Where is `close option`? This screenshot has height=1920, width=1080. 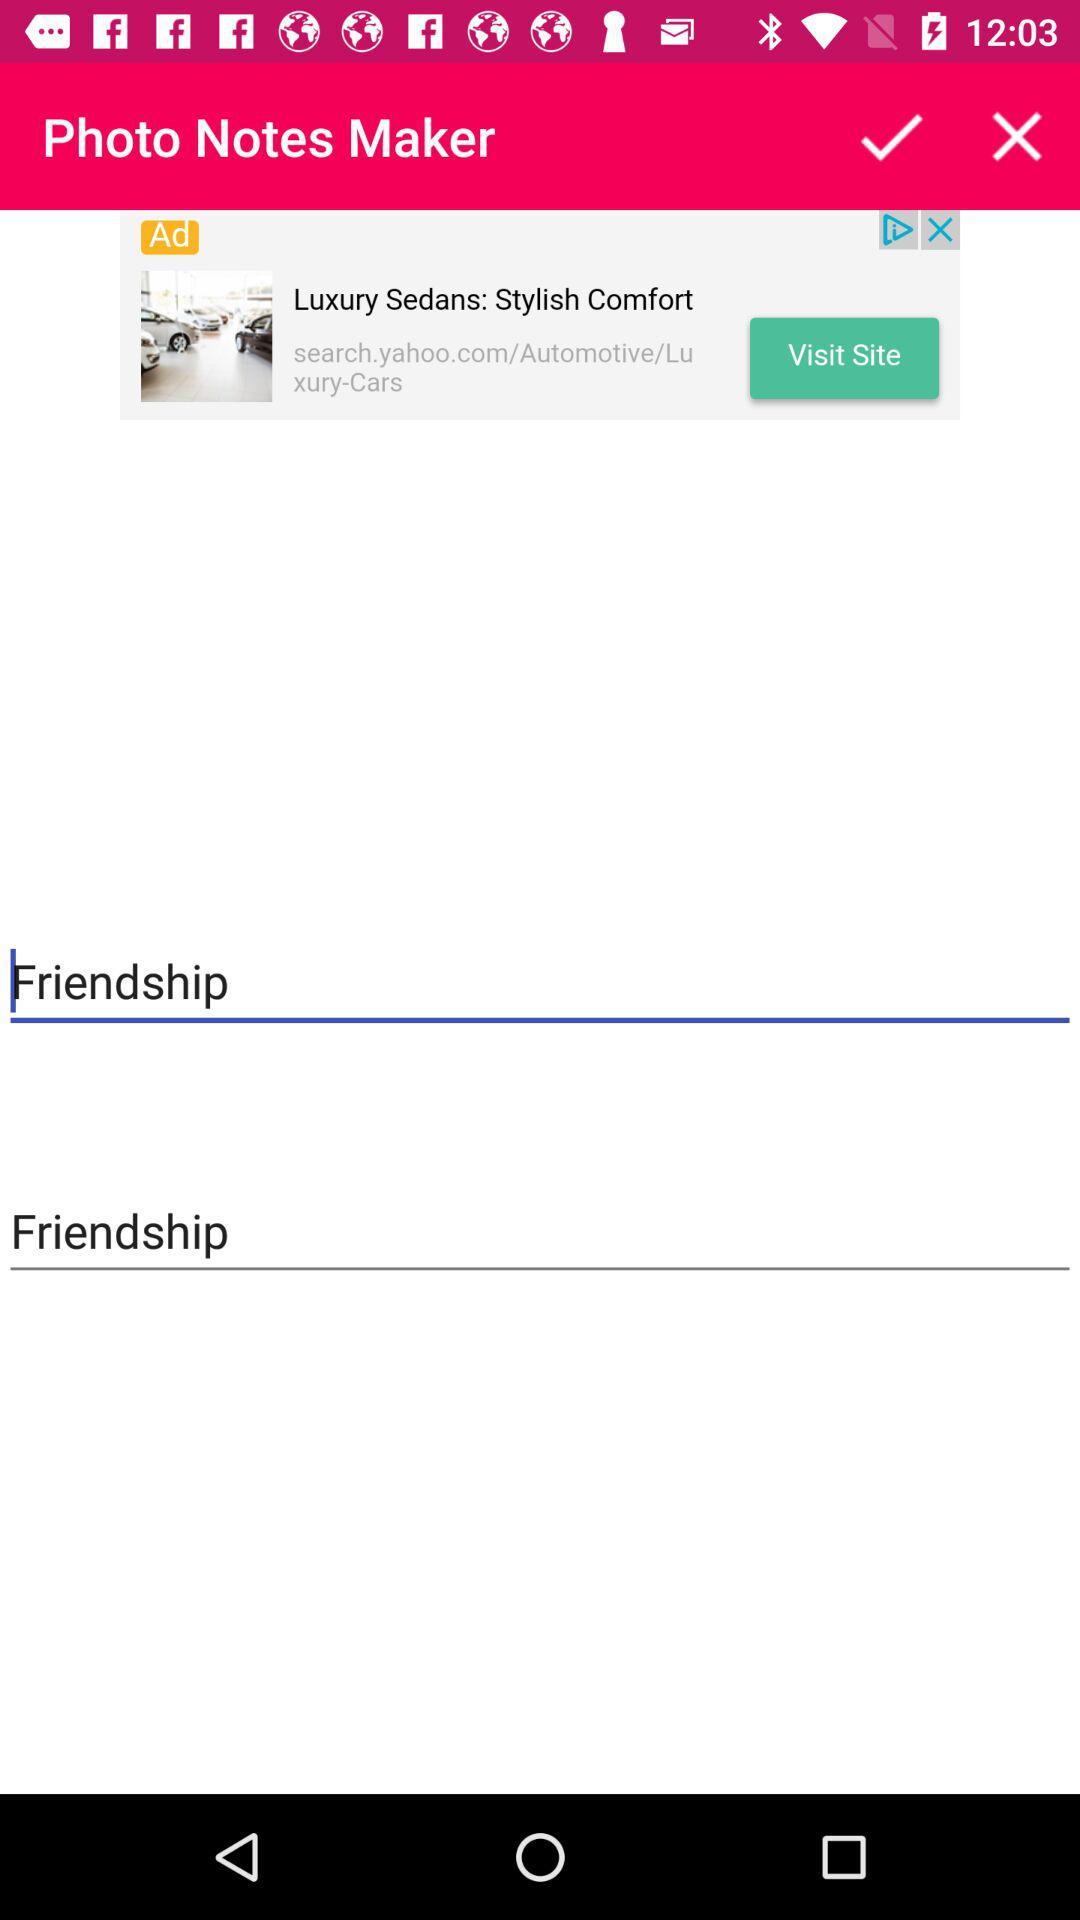 close option is located at coordinates (1017, 135).